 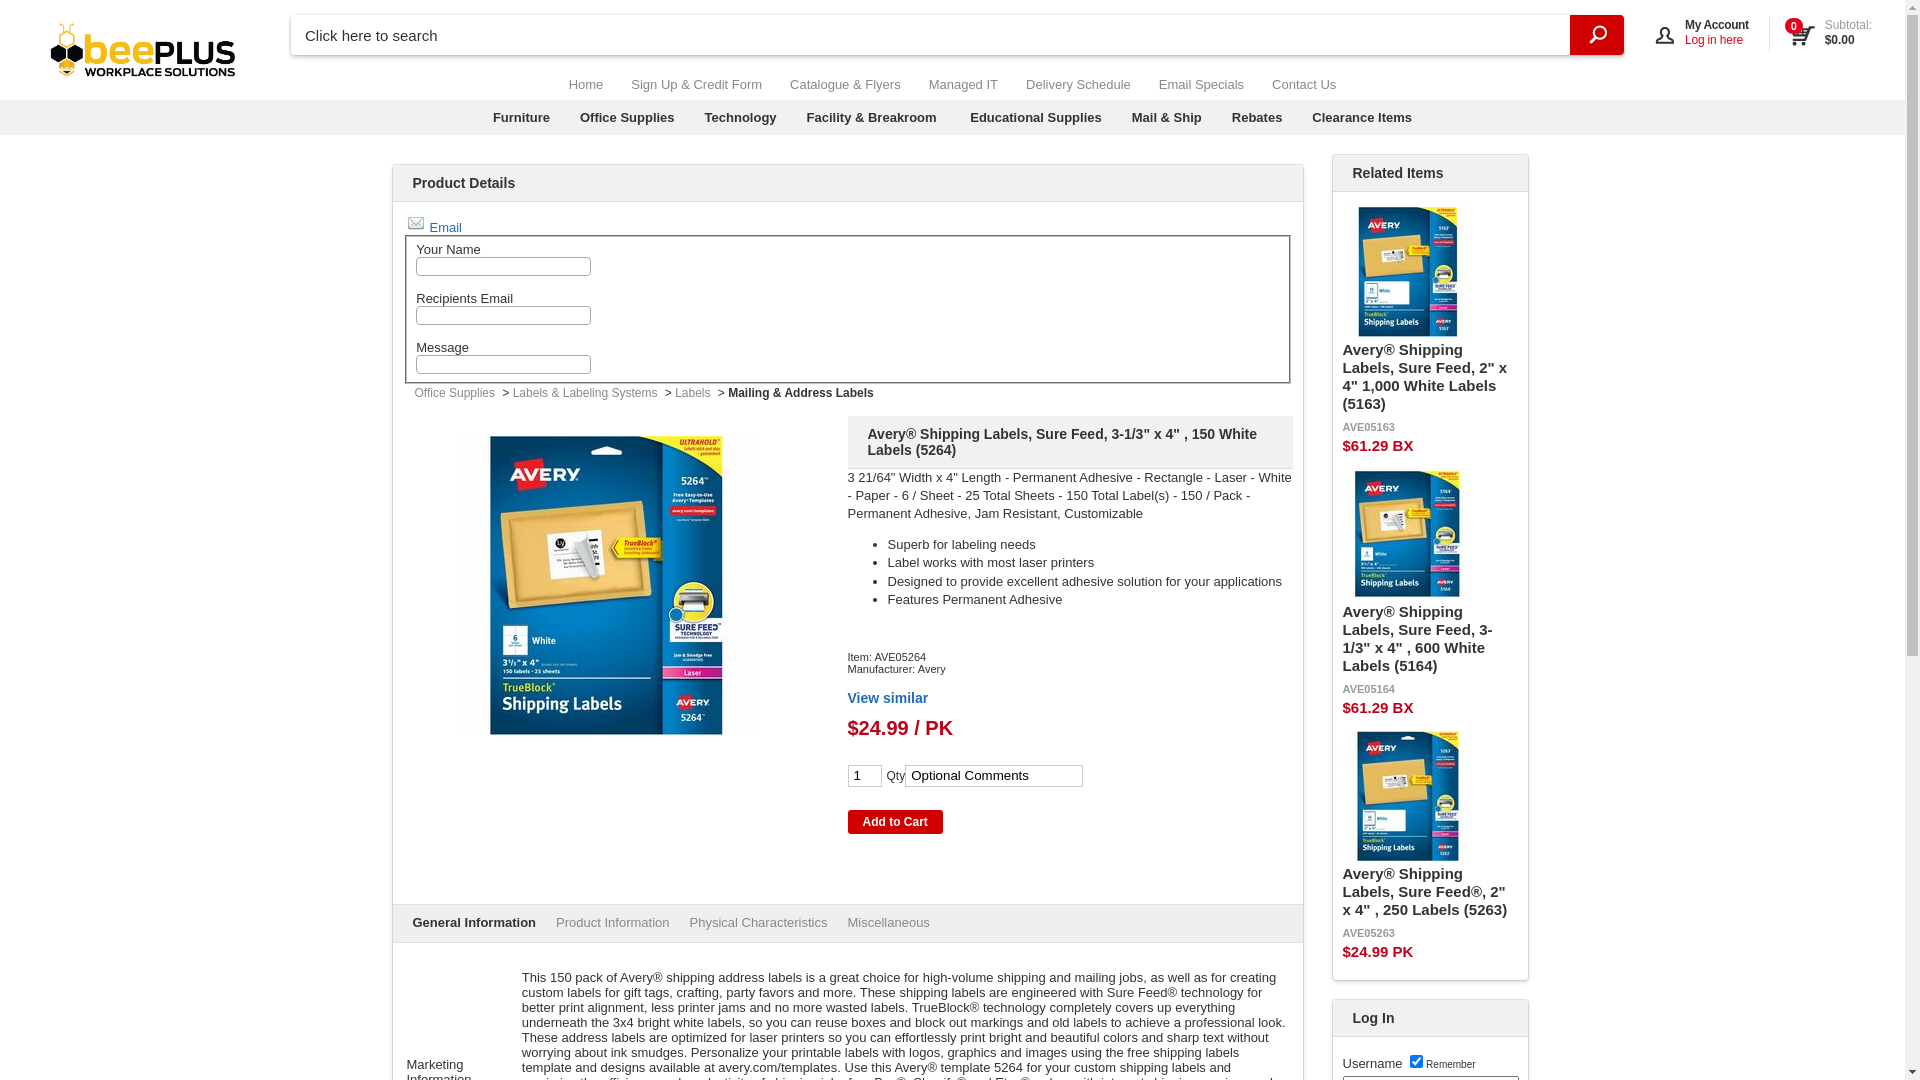 I want to click on 'Managed IT', so click(x=963, y=83).